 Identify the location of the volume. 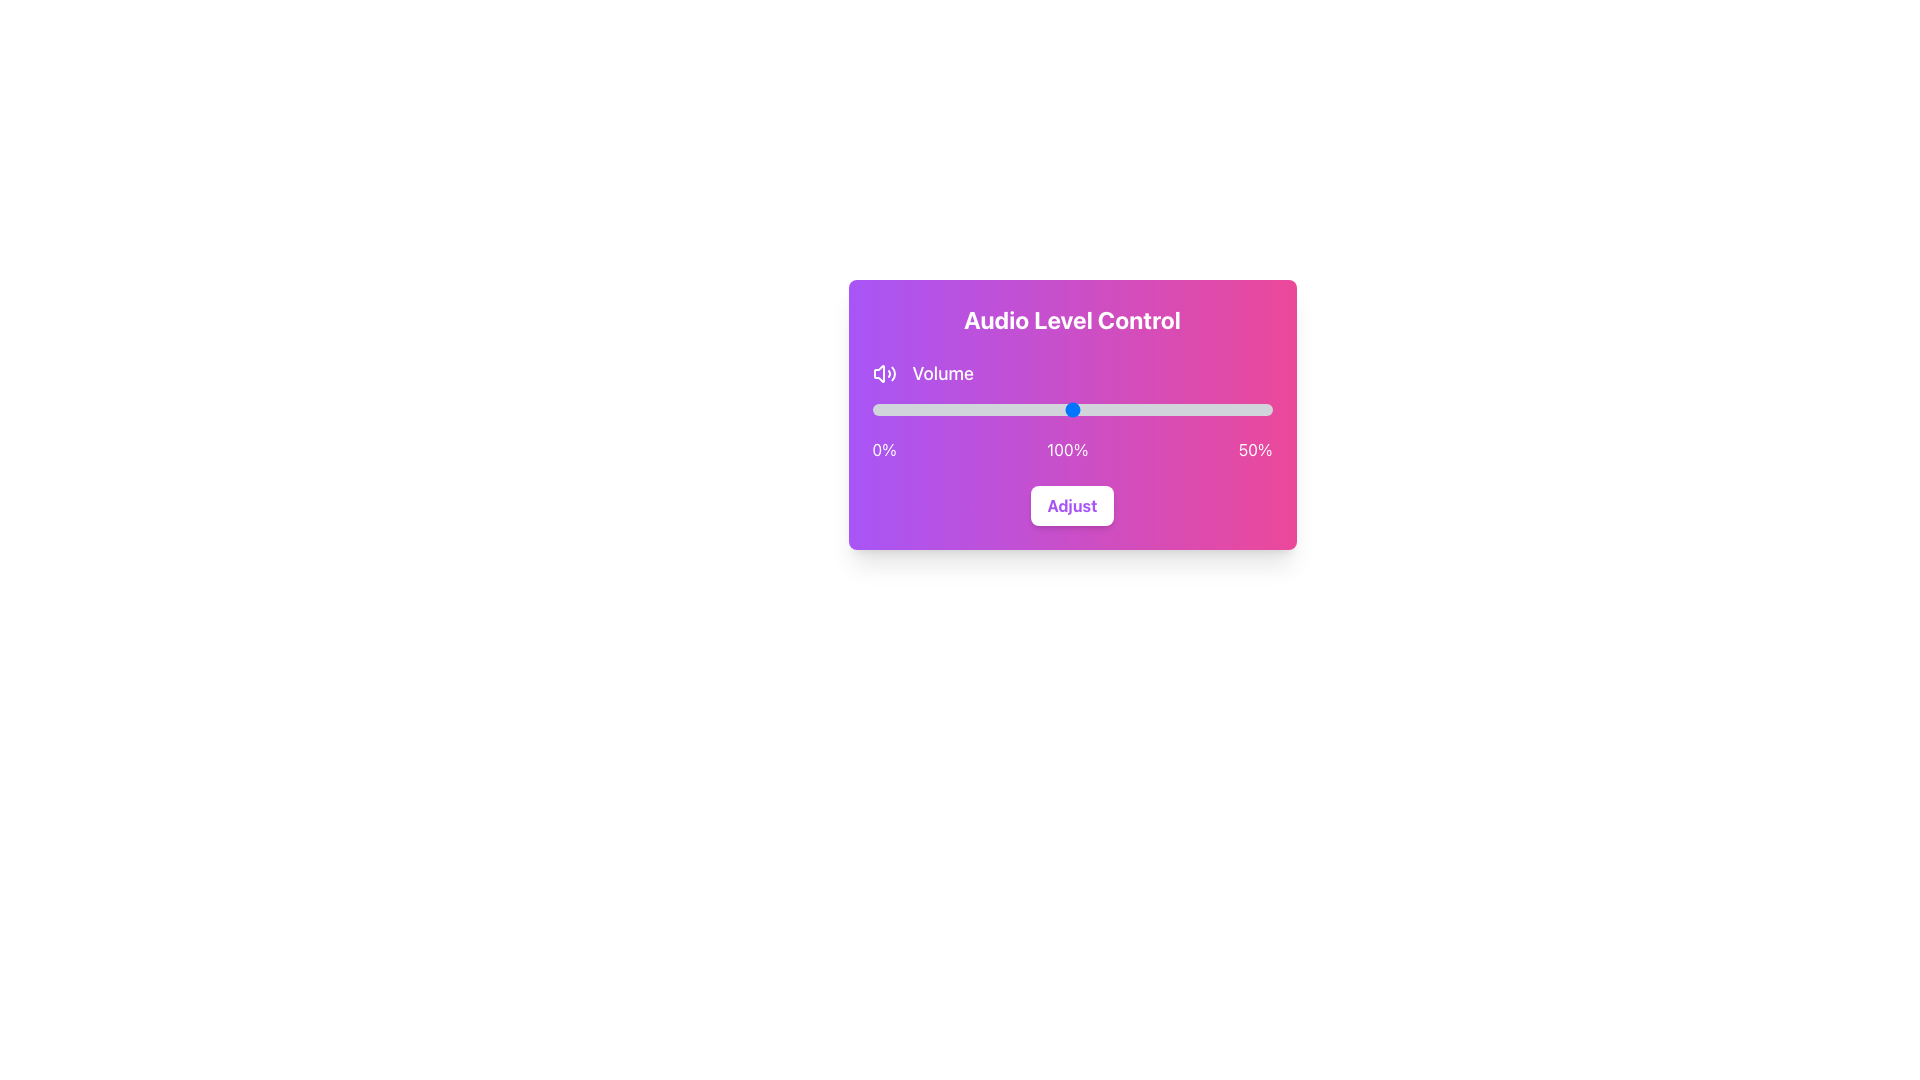
(1079, 408).